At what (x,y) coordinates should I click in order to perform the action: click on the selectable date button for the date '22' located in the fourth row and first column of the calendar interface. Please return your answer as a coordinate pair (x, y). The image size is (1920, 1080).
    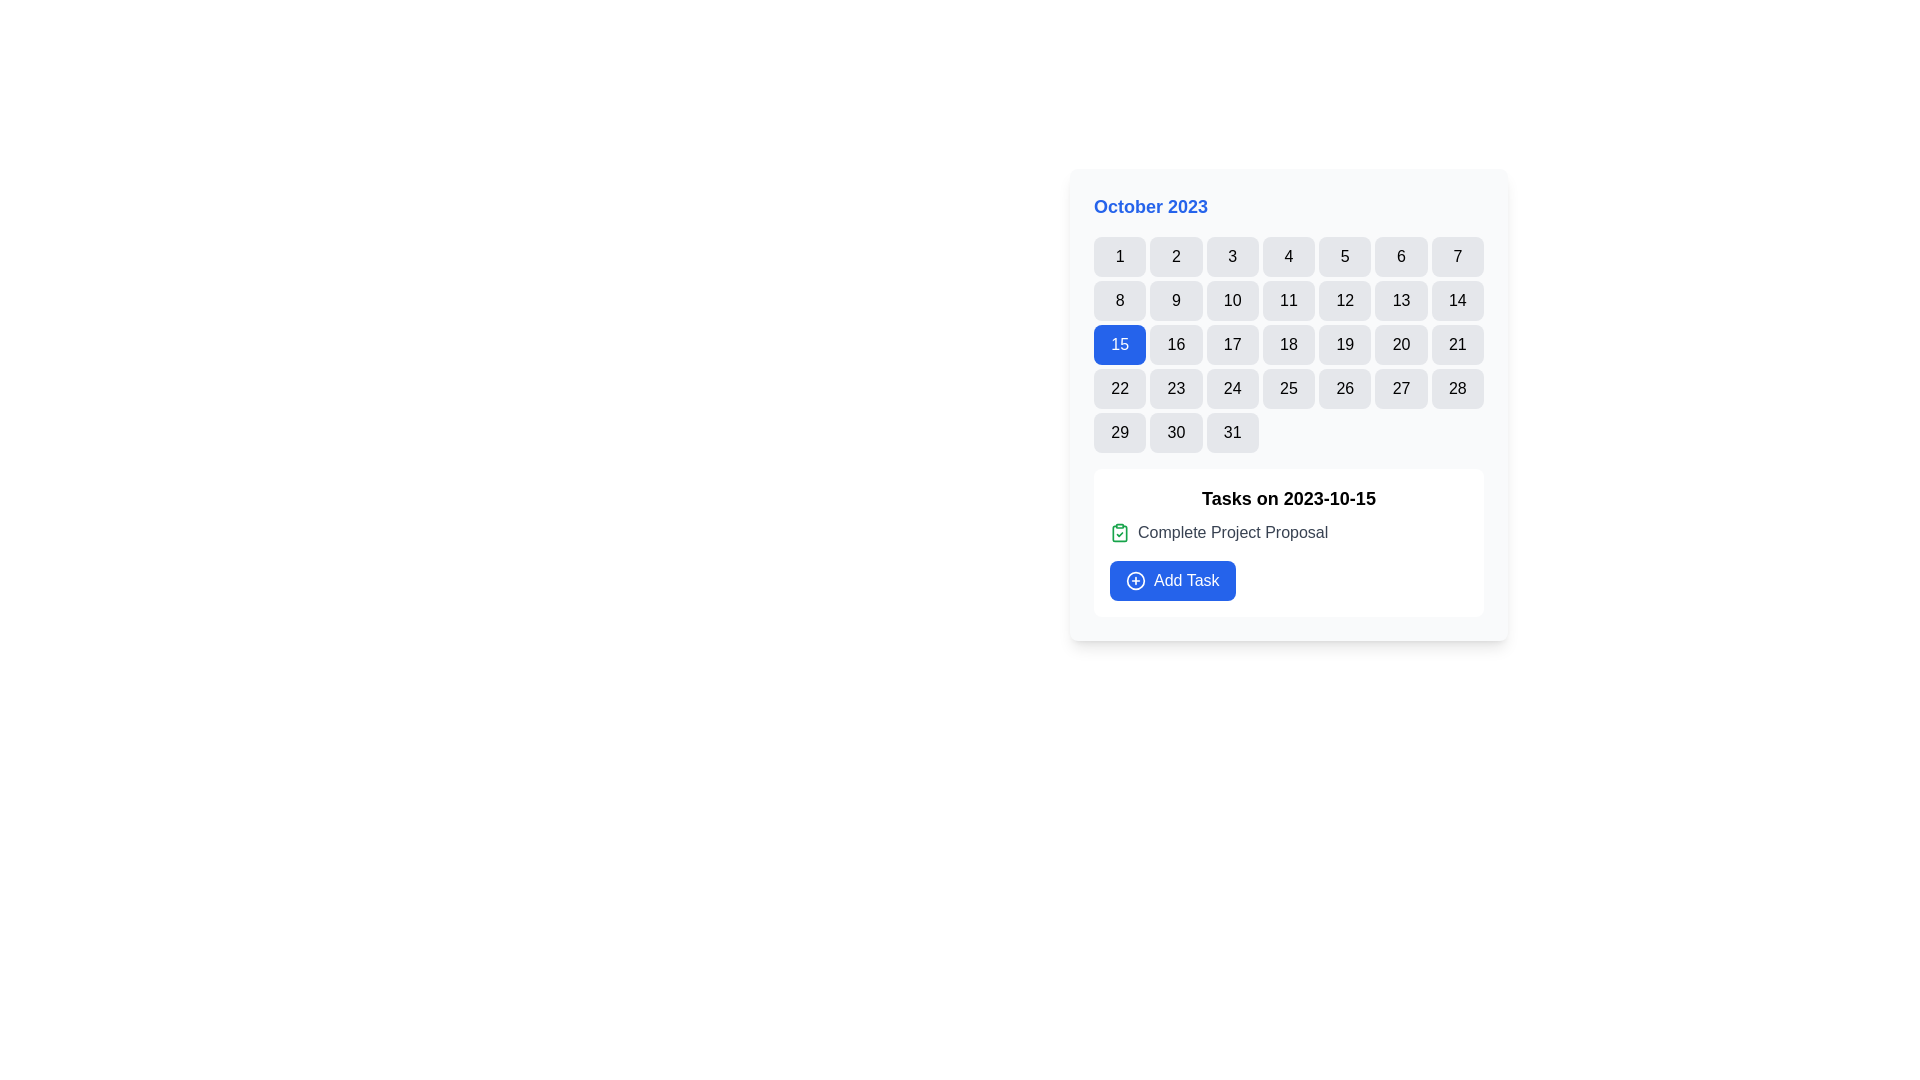
    Looking at the image, I should click on (1118, 389).